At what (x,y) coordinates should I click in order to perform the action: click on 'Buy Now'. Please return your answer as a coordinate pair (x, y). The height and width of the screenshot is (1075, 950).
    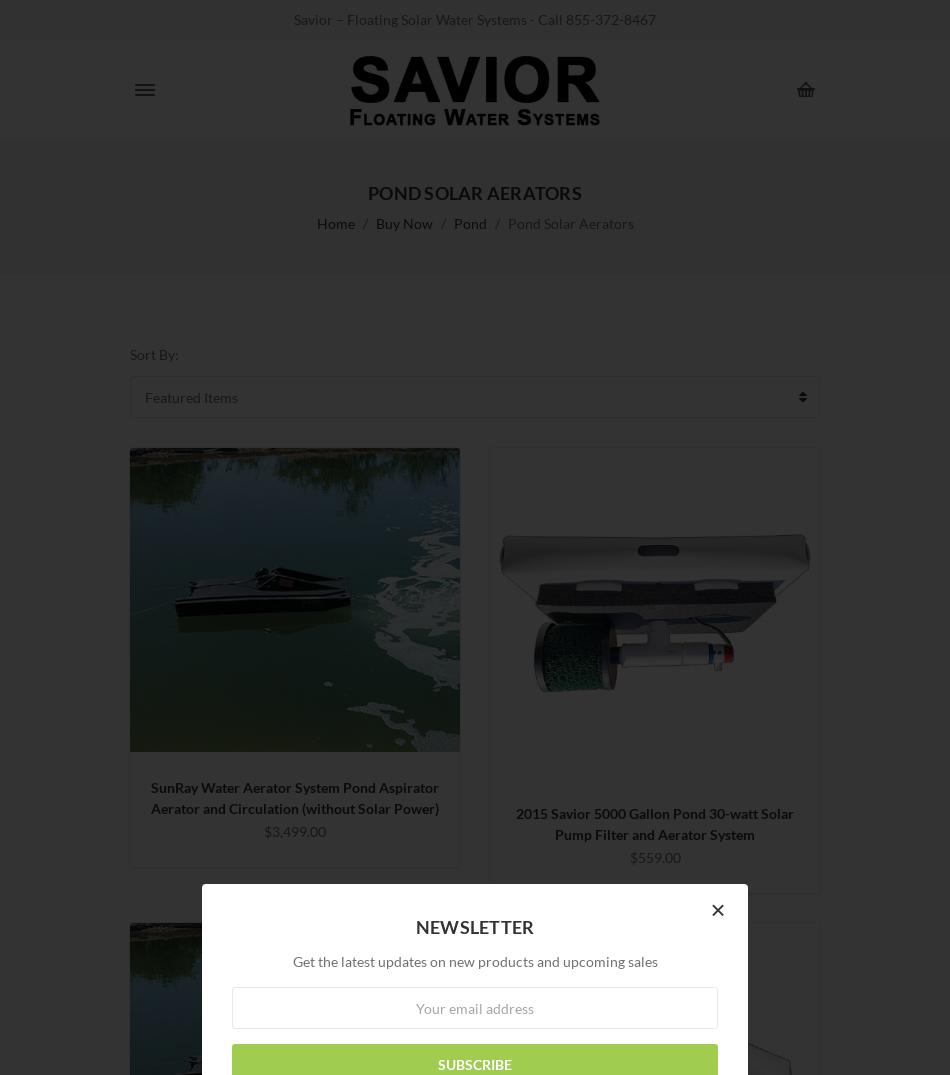
    Looking at the image, I should click on (402, 222).